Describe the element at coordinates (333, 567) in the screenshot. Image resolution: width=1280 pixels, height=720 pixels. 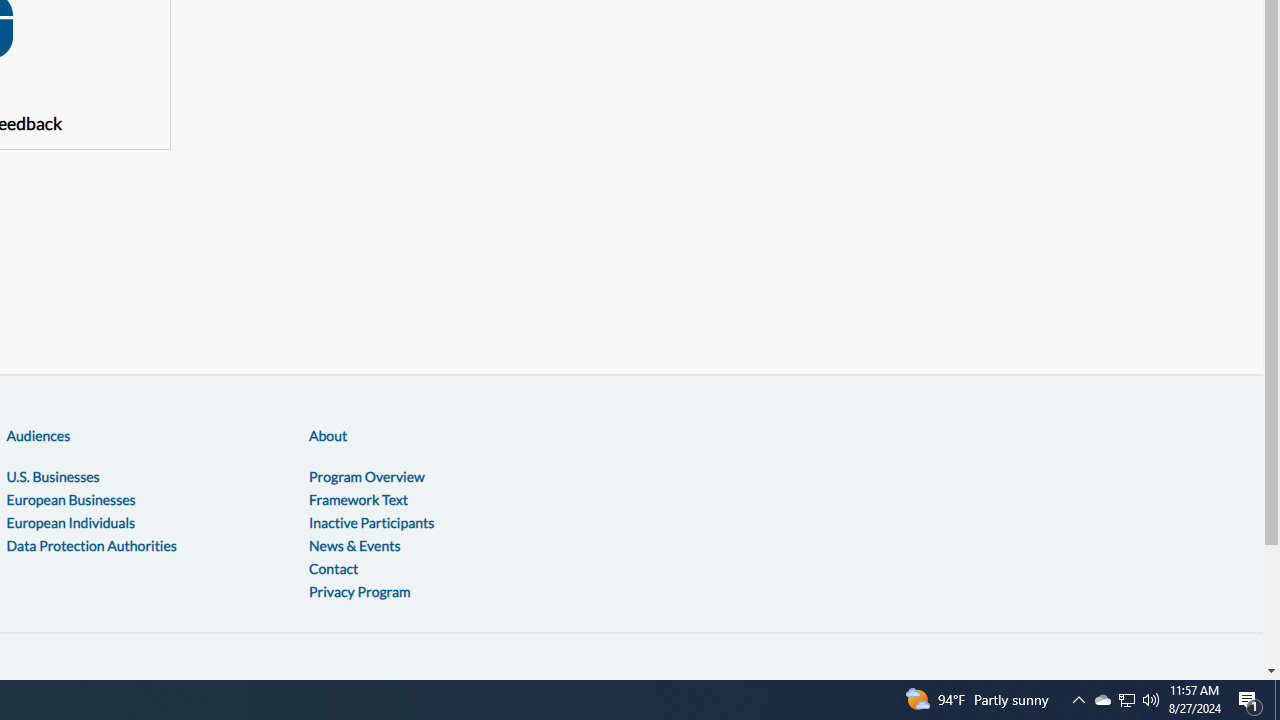
I see `'Contact'` at that location.